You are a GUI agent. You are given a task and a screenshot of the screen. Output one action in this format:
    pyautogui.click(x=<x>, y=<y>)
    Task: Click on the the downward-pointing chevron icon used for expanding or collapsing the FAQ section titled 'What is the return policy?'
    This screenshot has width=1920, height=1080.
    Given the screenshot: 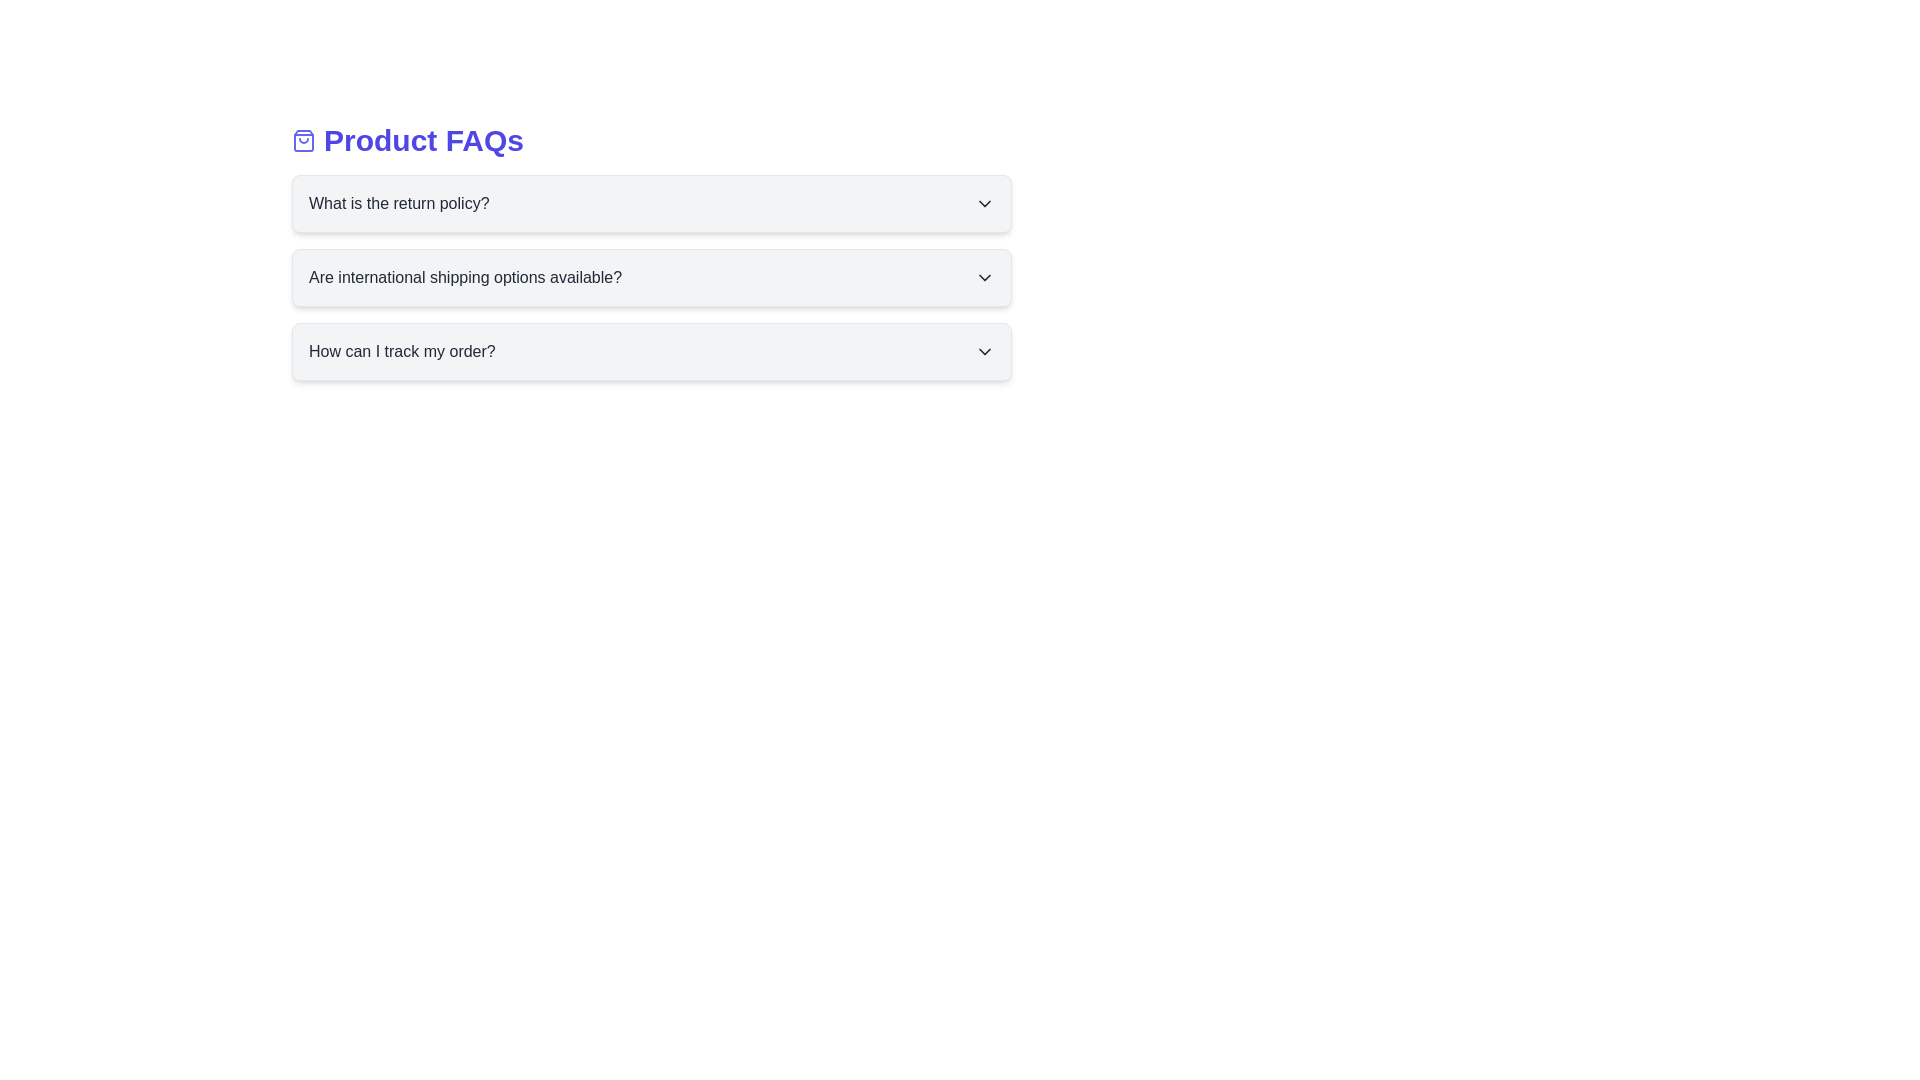 What is the action you would take?
    pyautogui.click(x=984, y=204)
    